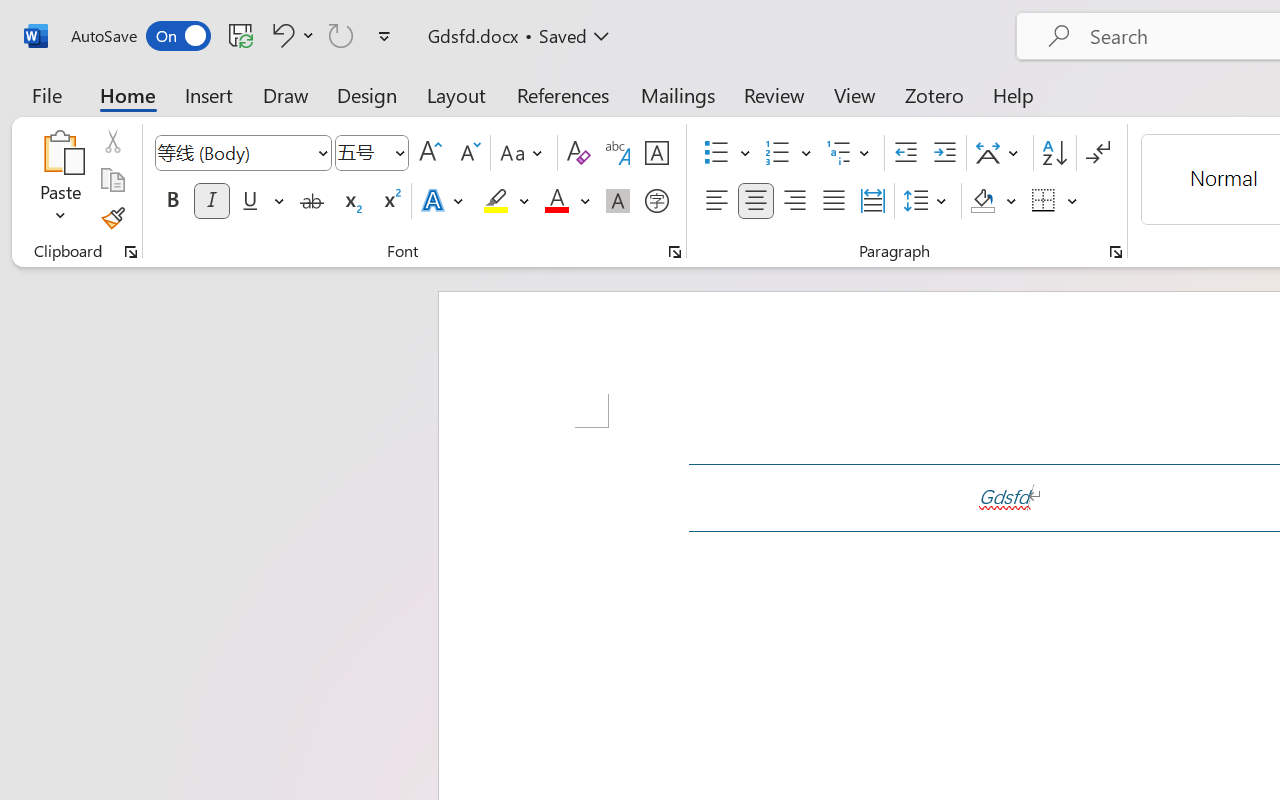 This screenshot has width=1280, height=800. What do you see at coordinates (656, 153) in the screenshot?
I see `'Character Border'` at bounding box center [656, 153].